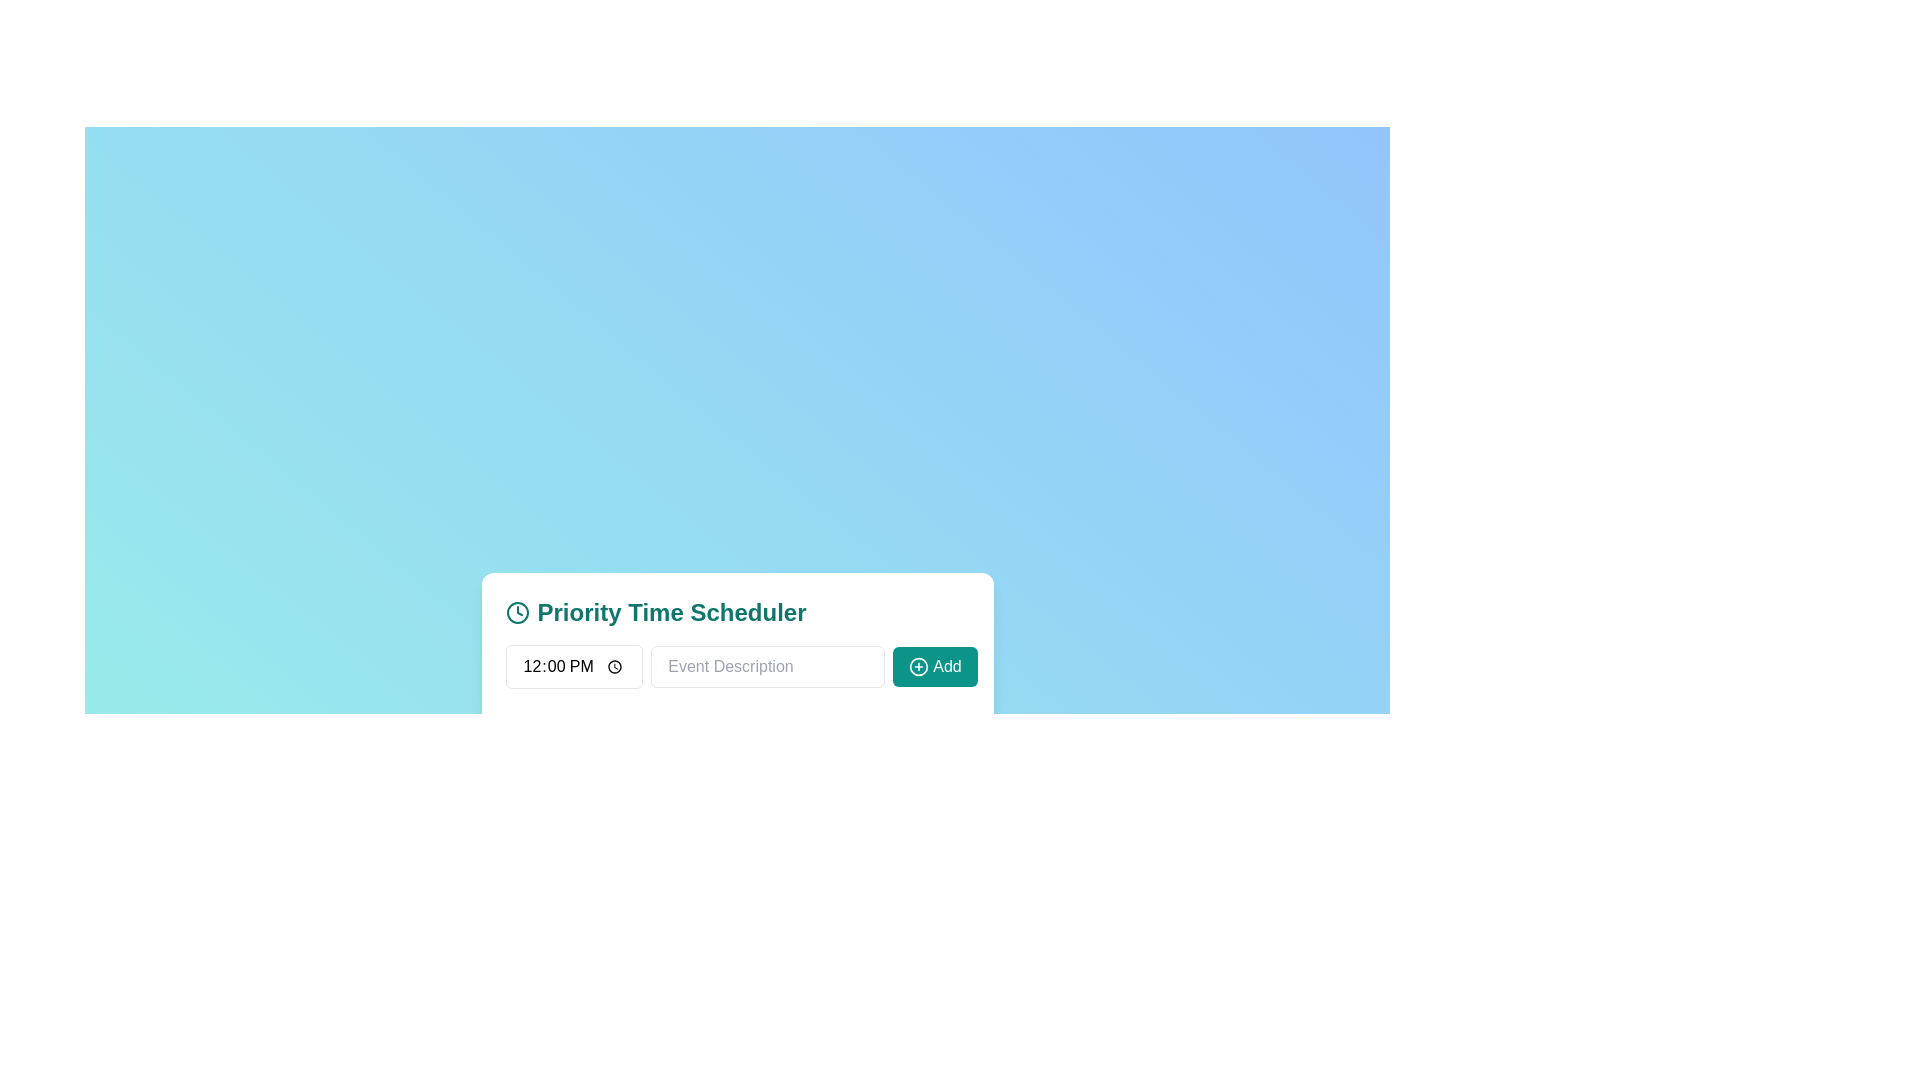 The width and height of the screenshot is (1920, 1080). Describe the element at coordinates (736, 667) in the screenshot. I see `the 'Event Description' text input field to focus on it` at that location.